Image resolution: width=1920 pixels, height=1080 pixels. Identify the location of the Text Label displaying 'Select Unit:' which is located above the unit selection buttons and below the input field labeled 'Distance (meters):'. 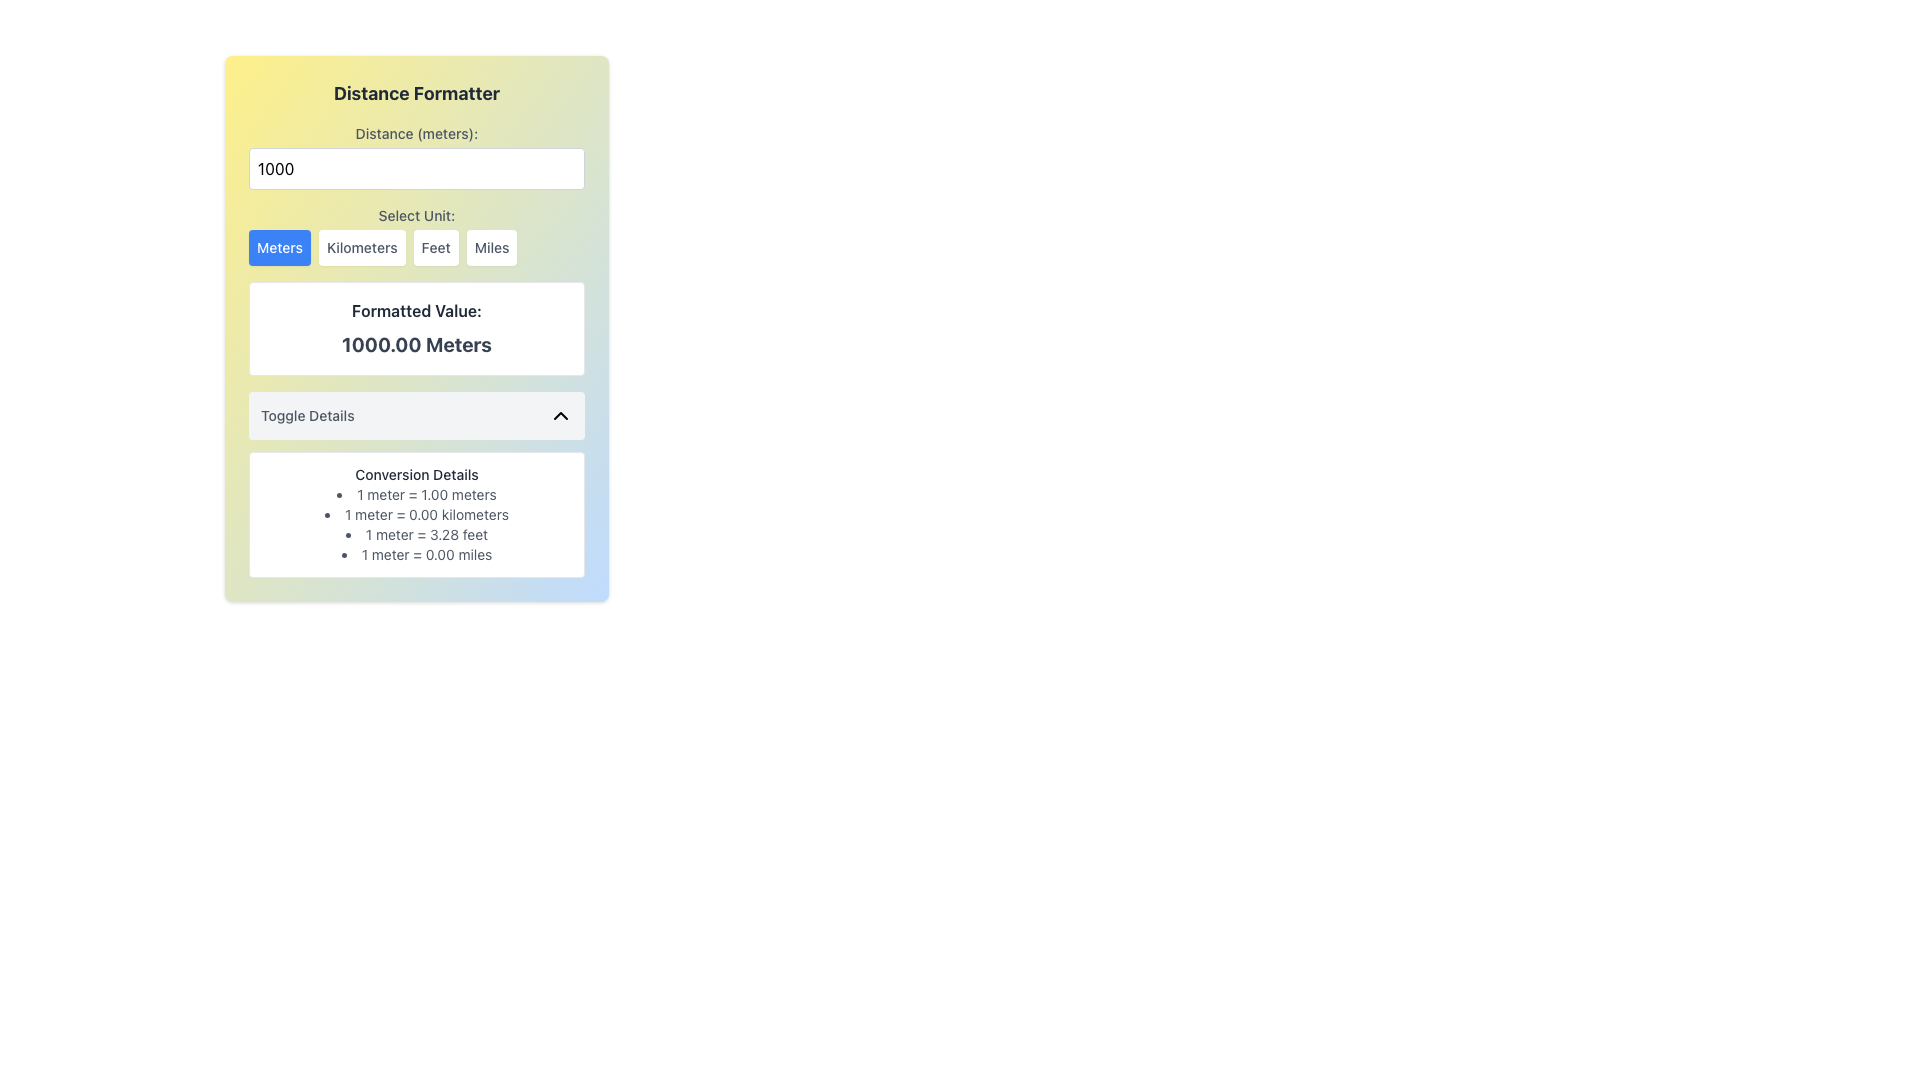
(416, 216).